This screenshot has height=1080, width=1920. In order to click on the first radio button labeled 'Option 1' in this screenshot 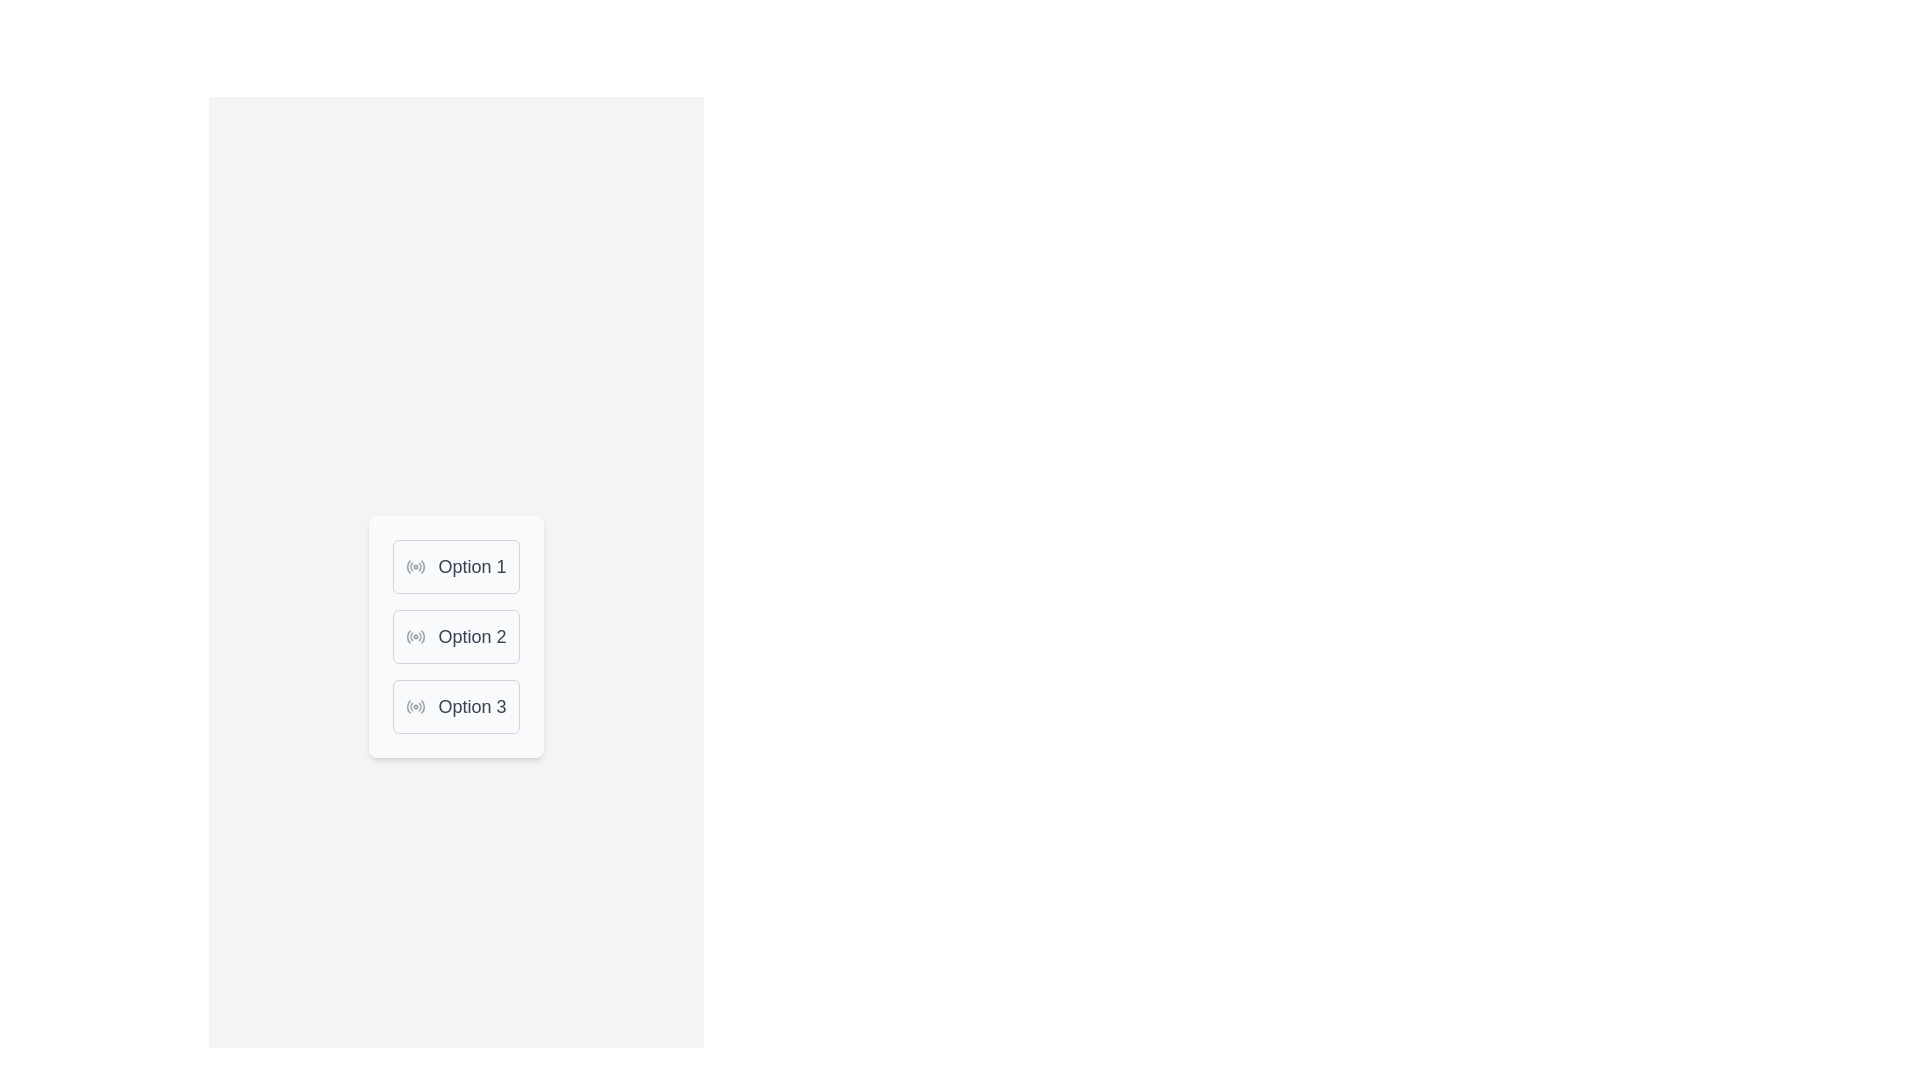, I will do `click(455, 567)`.